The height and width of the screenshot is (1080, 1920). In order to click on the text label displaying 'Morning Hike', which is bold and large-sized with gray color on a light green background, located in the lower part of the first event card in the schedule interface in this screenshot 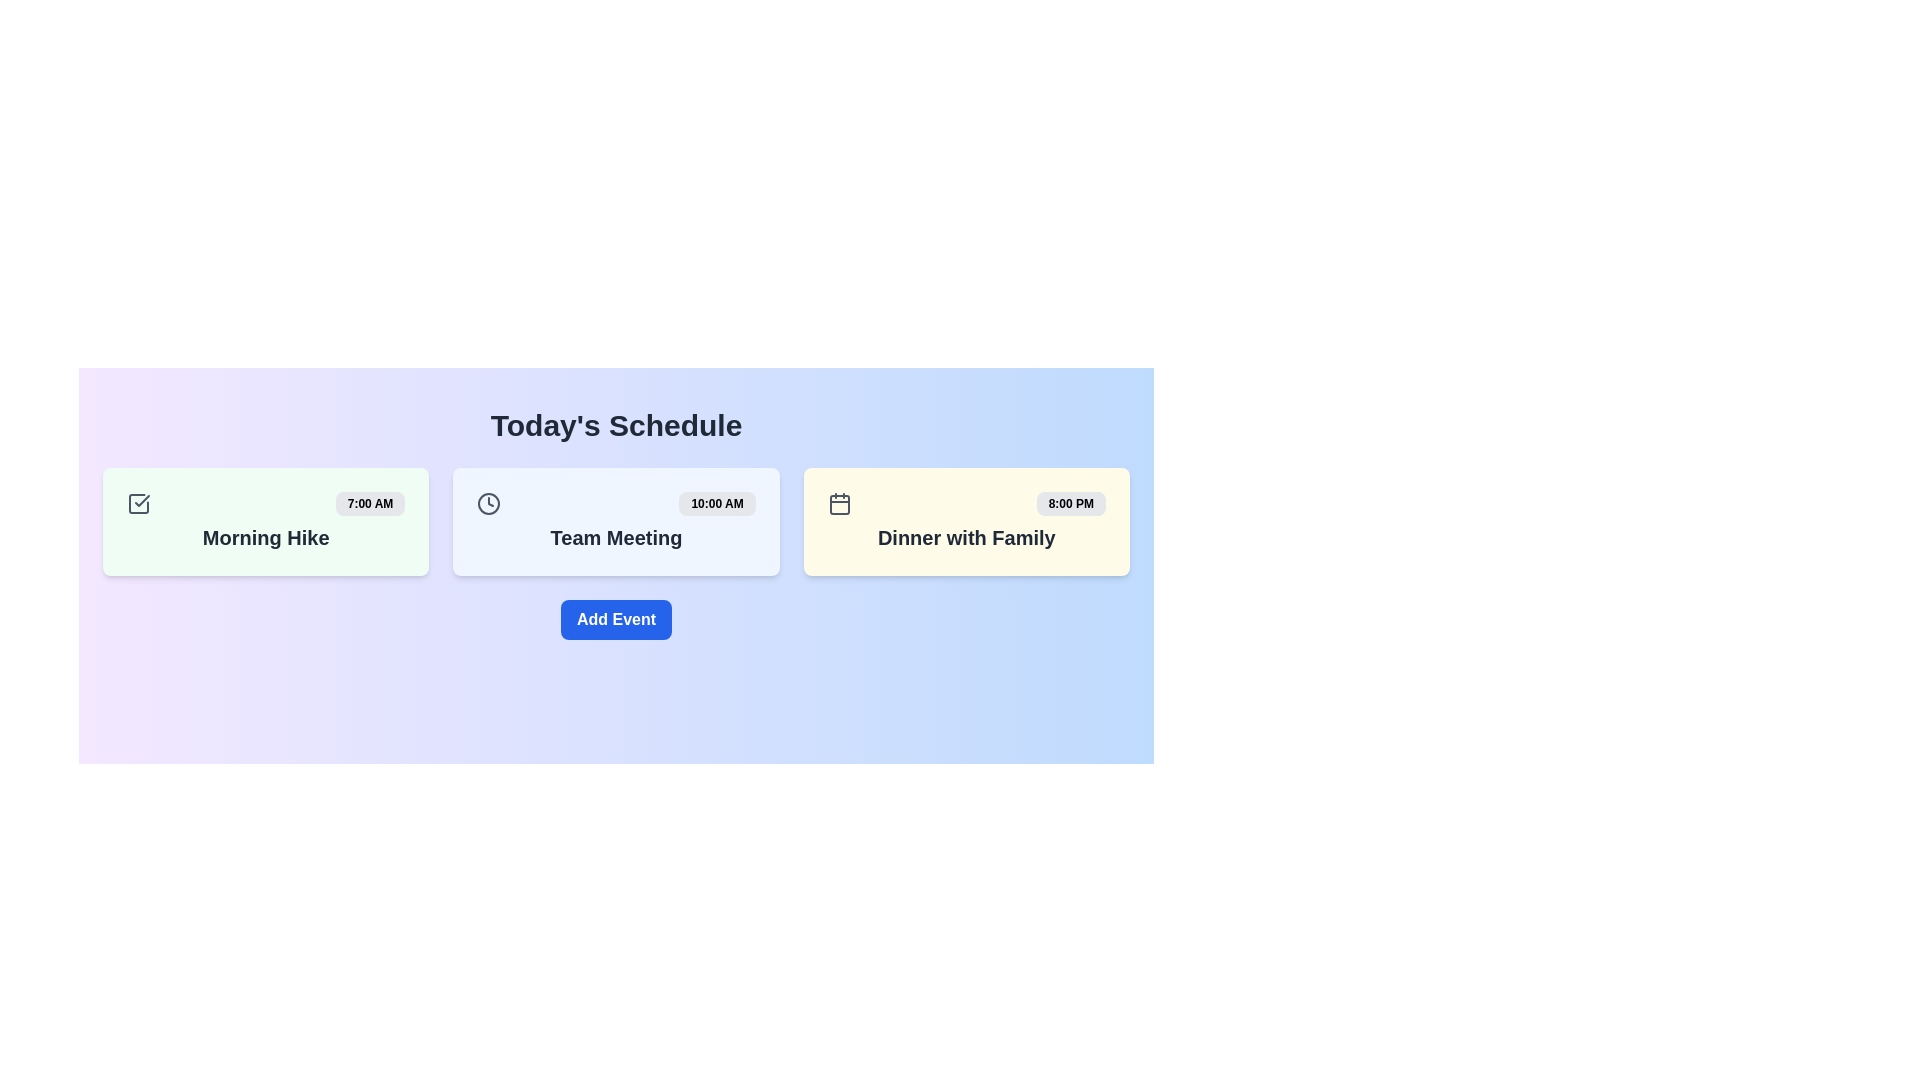, I will do `click(265, 536)`.